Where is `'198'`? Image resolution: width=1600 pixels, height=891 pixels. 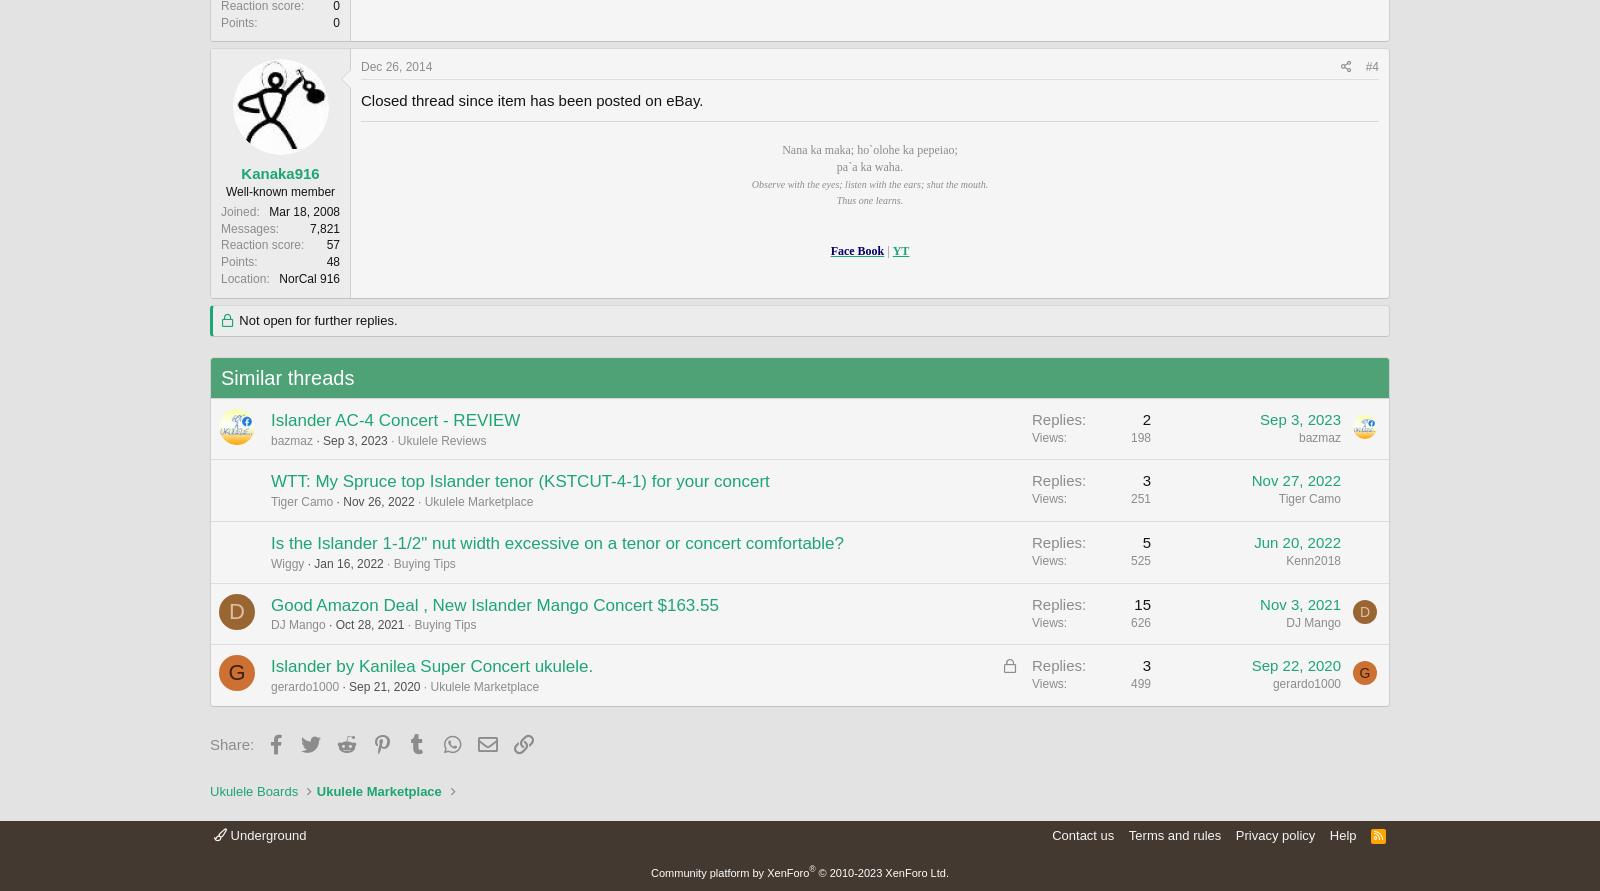
'198' is located at coordinates (1140, 437).